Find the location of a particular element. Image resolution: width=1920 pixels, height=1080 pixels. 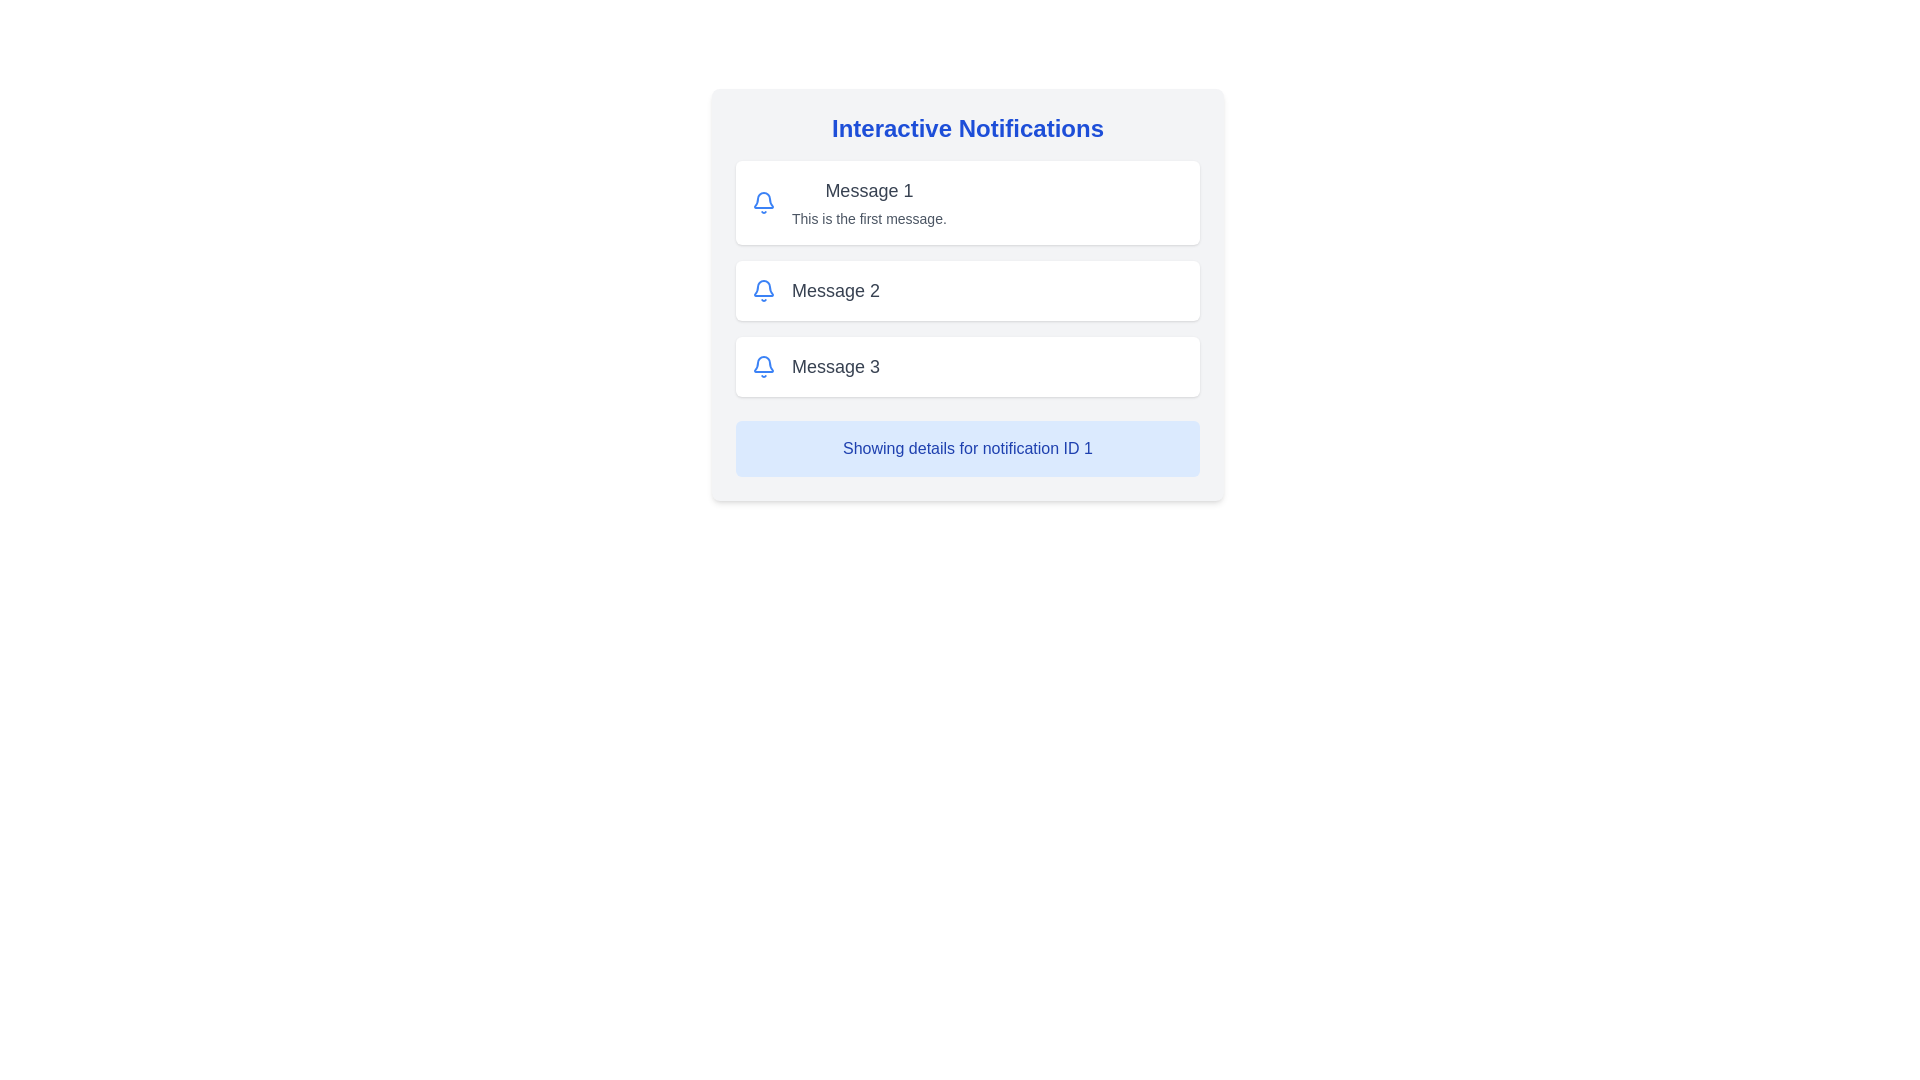

the message notification icon located in the upper-left corner of the second row next to 'Message 2' is located at coordinates (762, 290).